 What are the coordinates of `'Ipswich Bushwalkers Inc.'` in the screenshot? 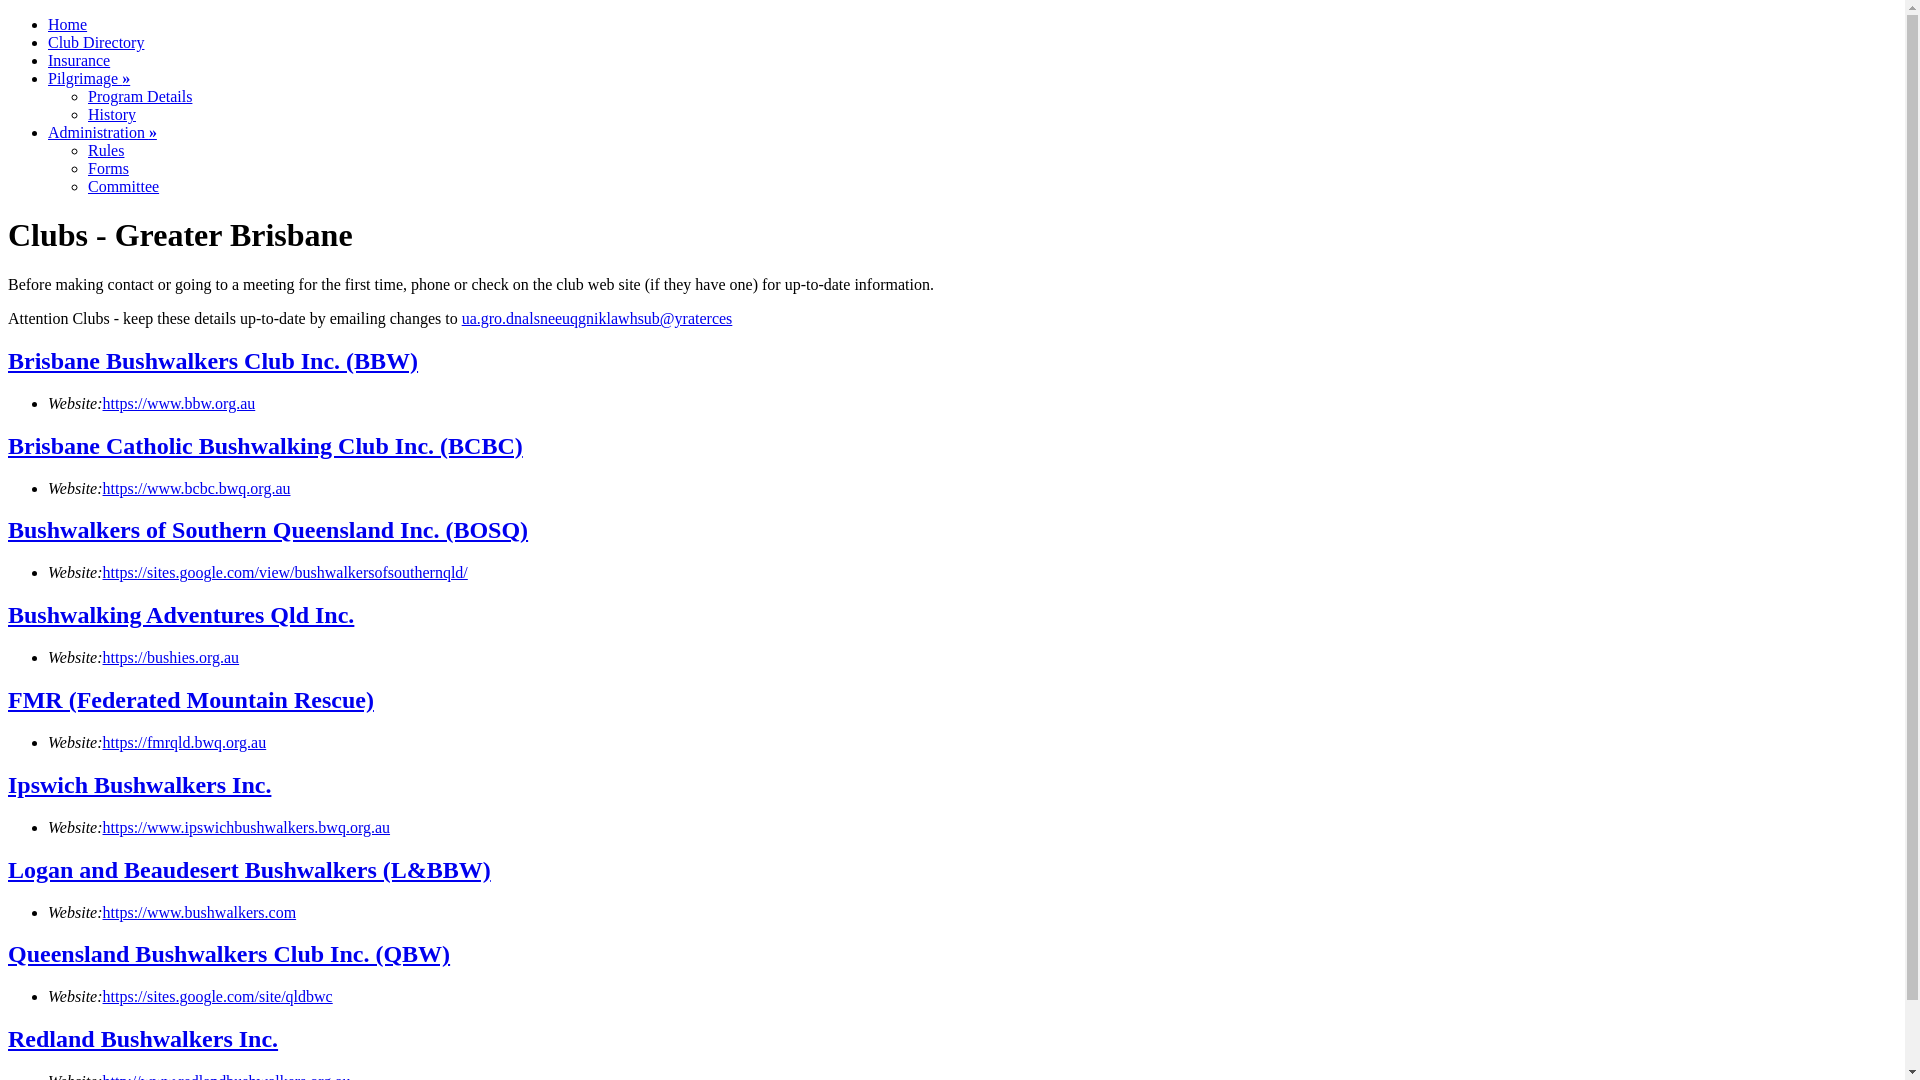 It's located at (8, 784).